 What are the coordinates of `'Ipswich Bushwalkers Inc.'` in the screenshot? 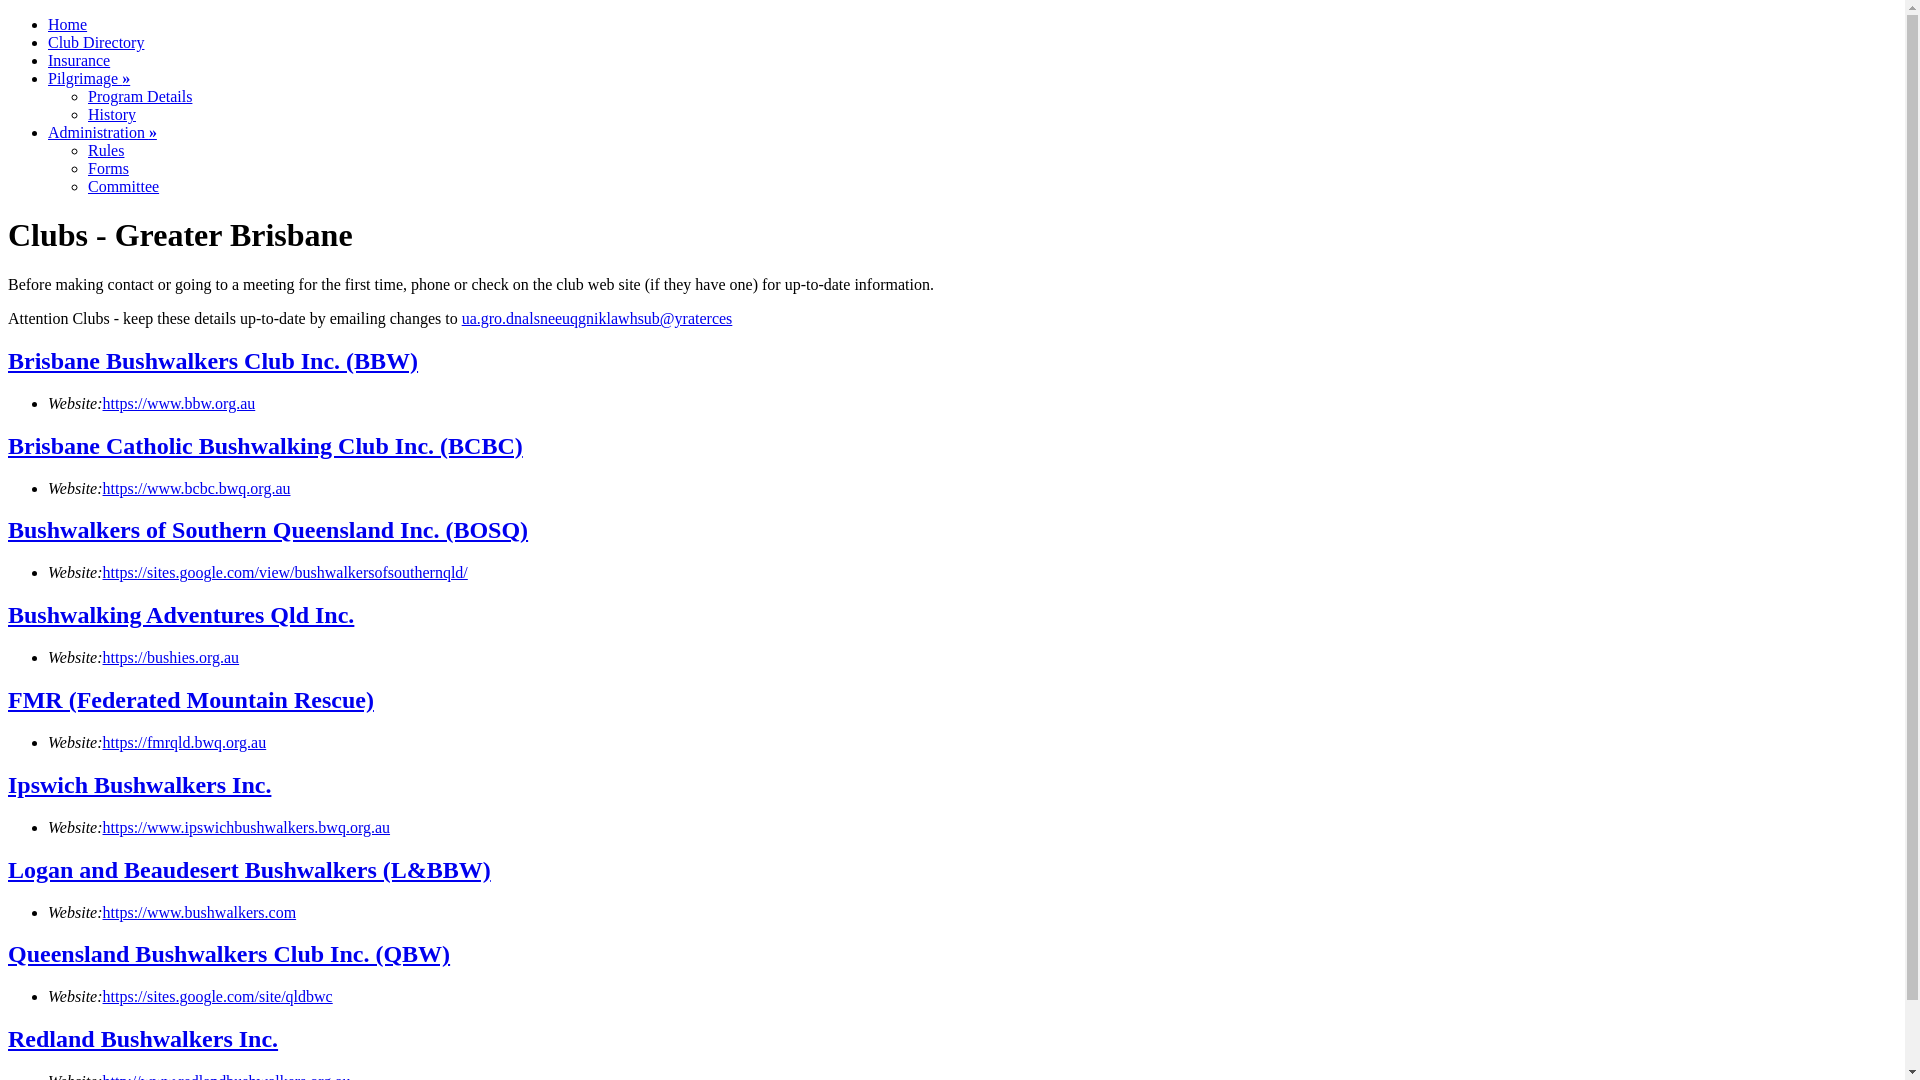 It's located at (8, 784).